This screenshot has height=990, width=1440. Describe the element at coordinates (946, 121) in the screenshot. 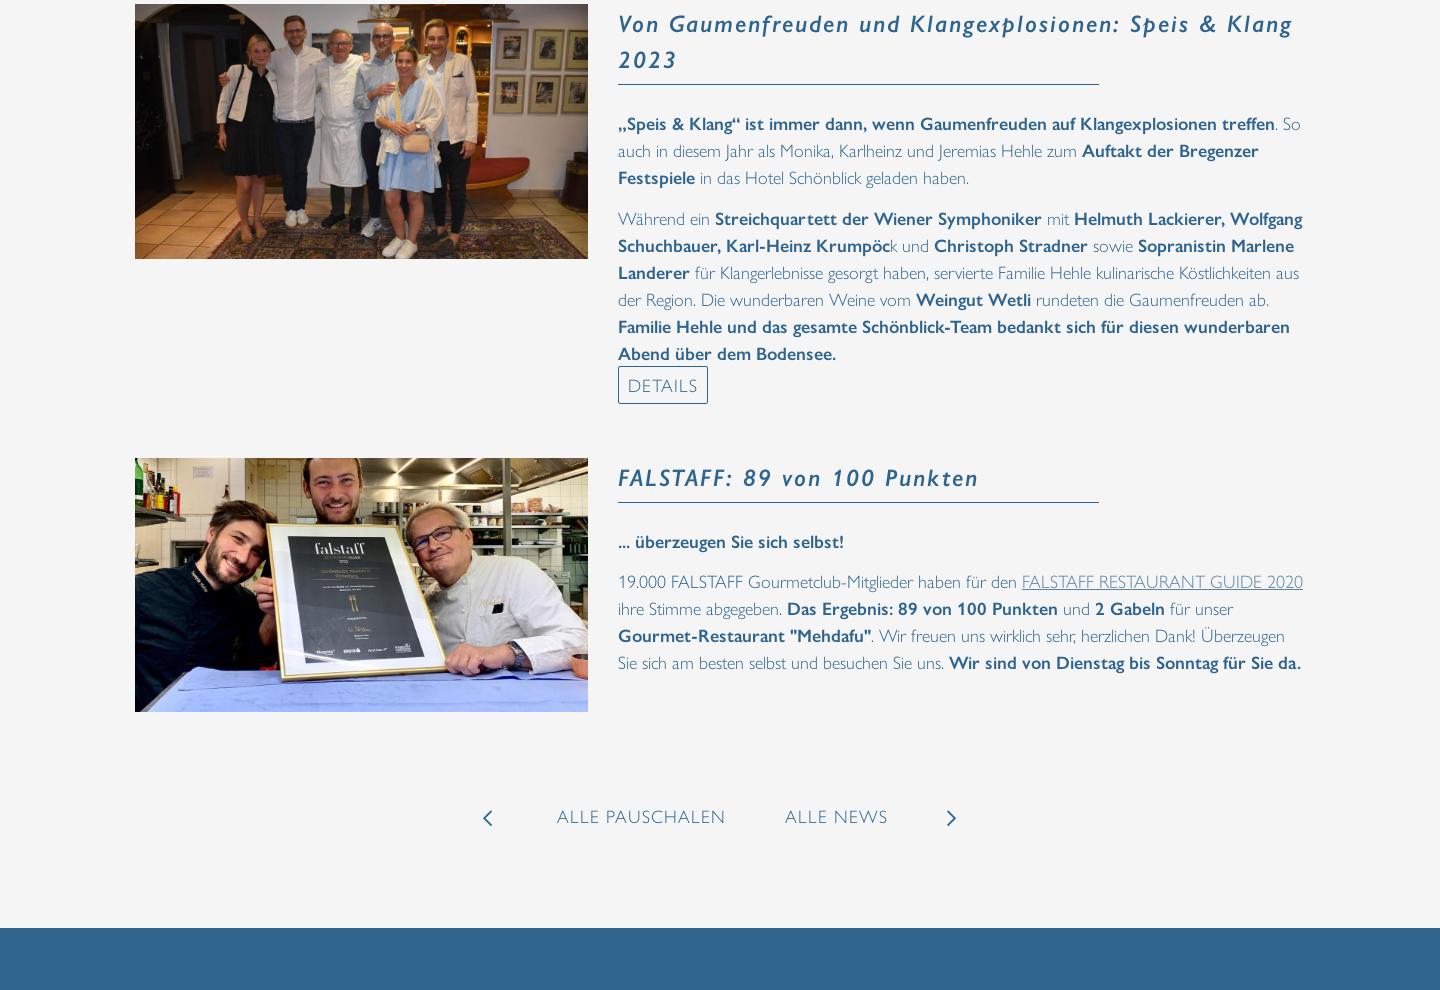

I see `'„Speis & Klang“ ist immer dann, wenn Gaumenfreuden auf Klangexplosionen treffen'` at that location.